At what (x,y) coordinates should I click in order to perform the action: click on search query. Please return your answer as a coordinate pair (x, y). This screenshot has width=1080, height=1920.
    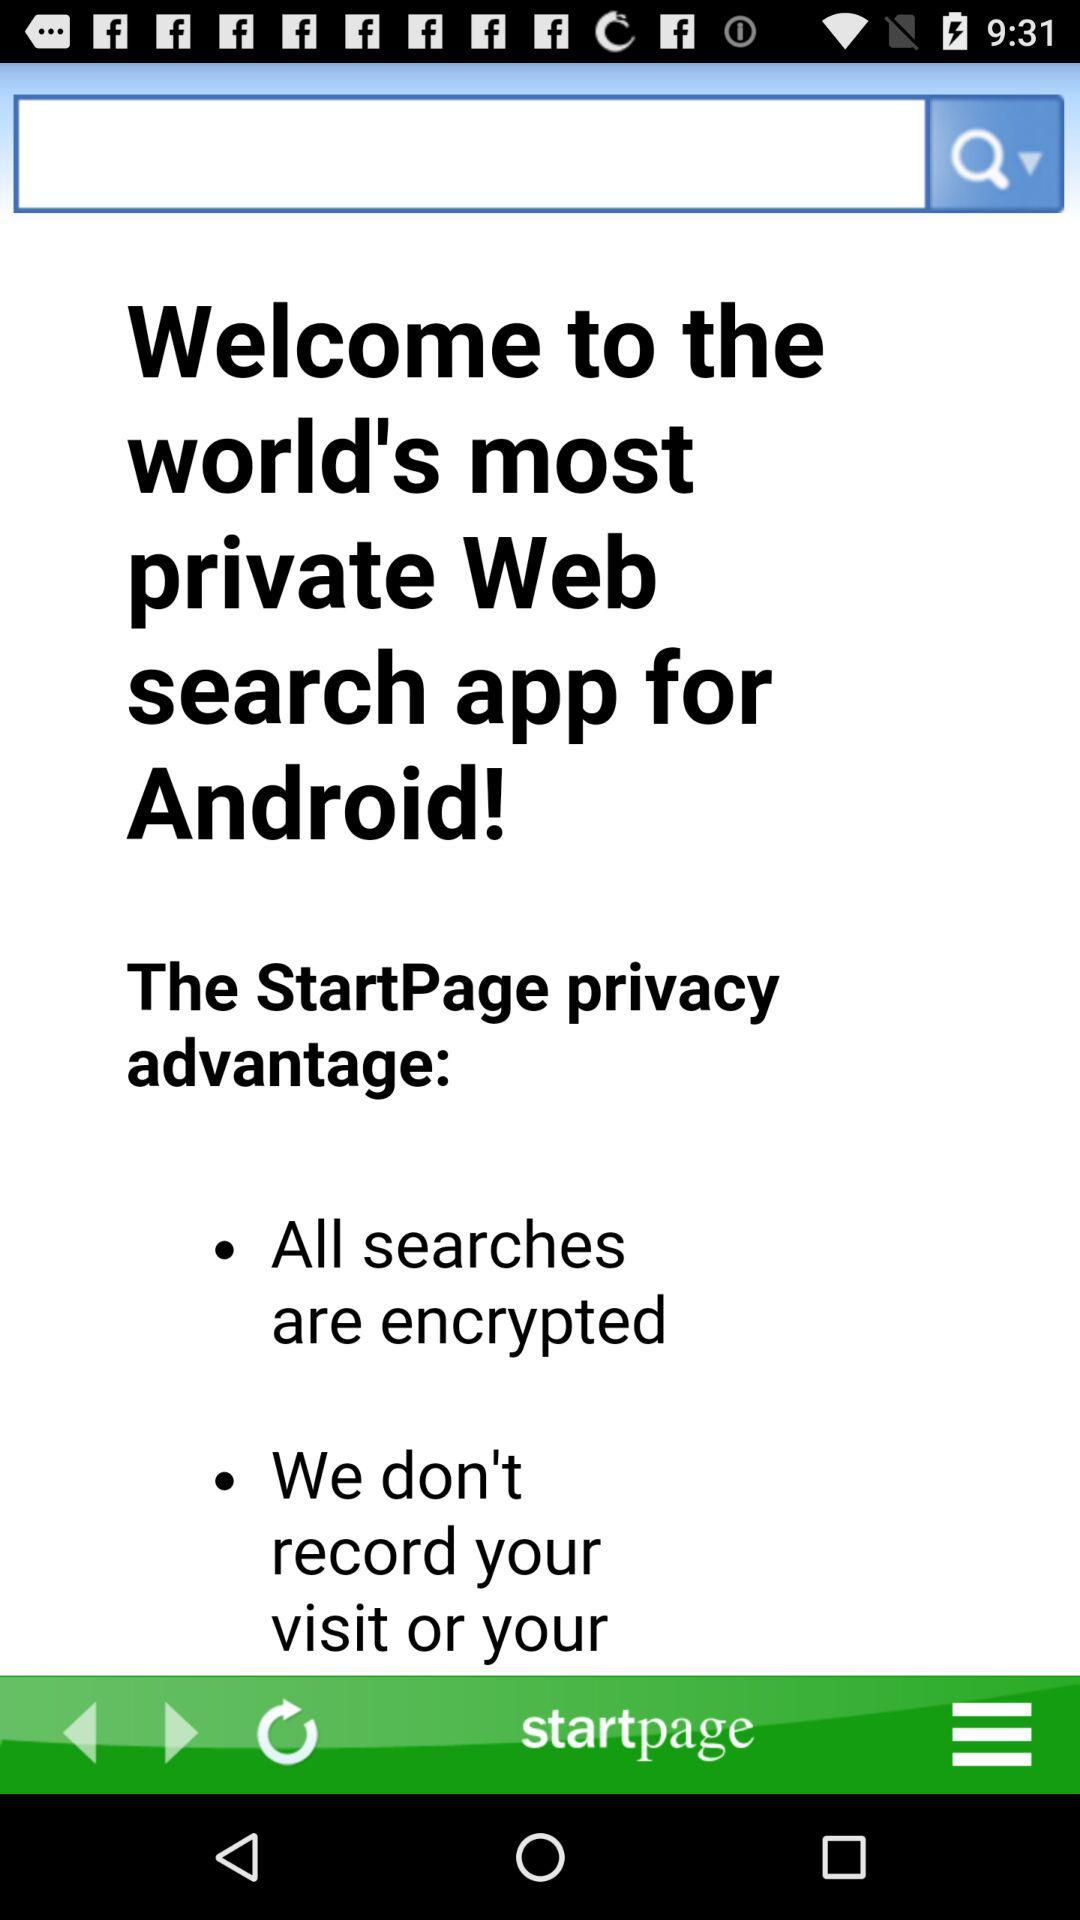
    Looking at the image, I should click on (471, 152).